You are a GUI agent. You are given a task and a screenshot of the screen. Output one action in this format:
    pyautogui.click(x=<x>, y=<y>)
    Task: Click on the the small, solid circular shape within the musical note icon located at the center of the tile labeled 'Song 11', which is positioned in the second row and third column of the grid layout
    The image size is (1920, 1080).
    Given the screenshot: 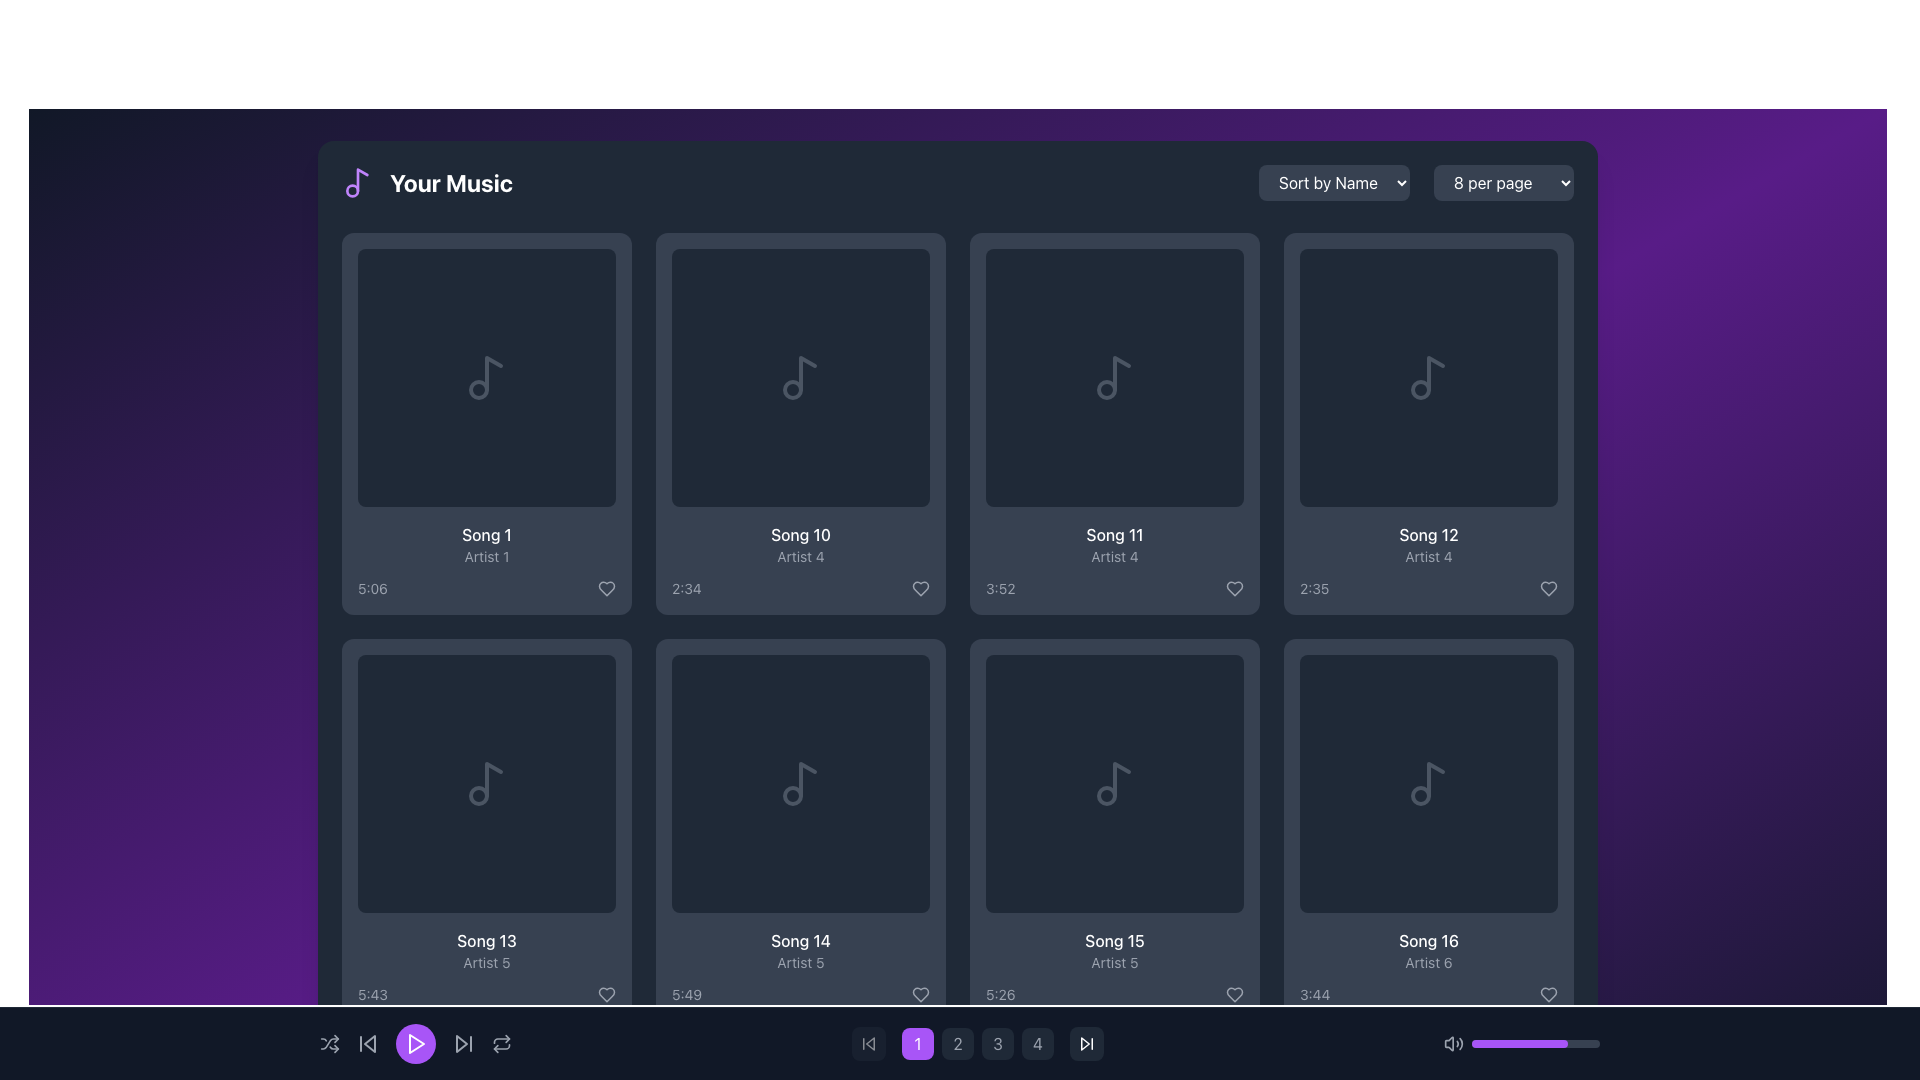 What is the action you would take?
    pyautogui.click(x=1106, y=389)
    